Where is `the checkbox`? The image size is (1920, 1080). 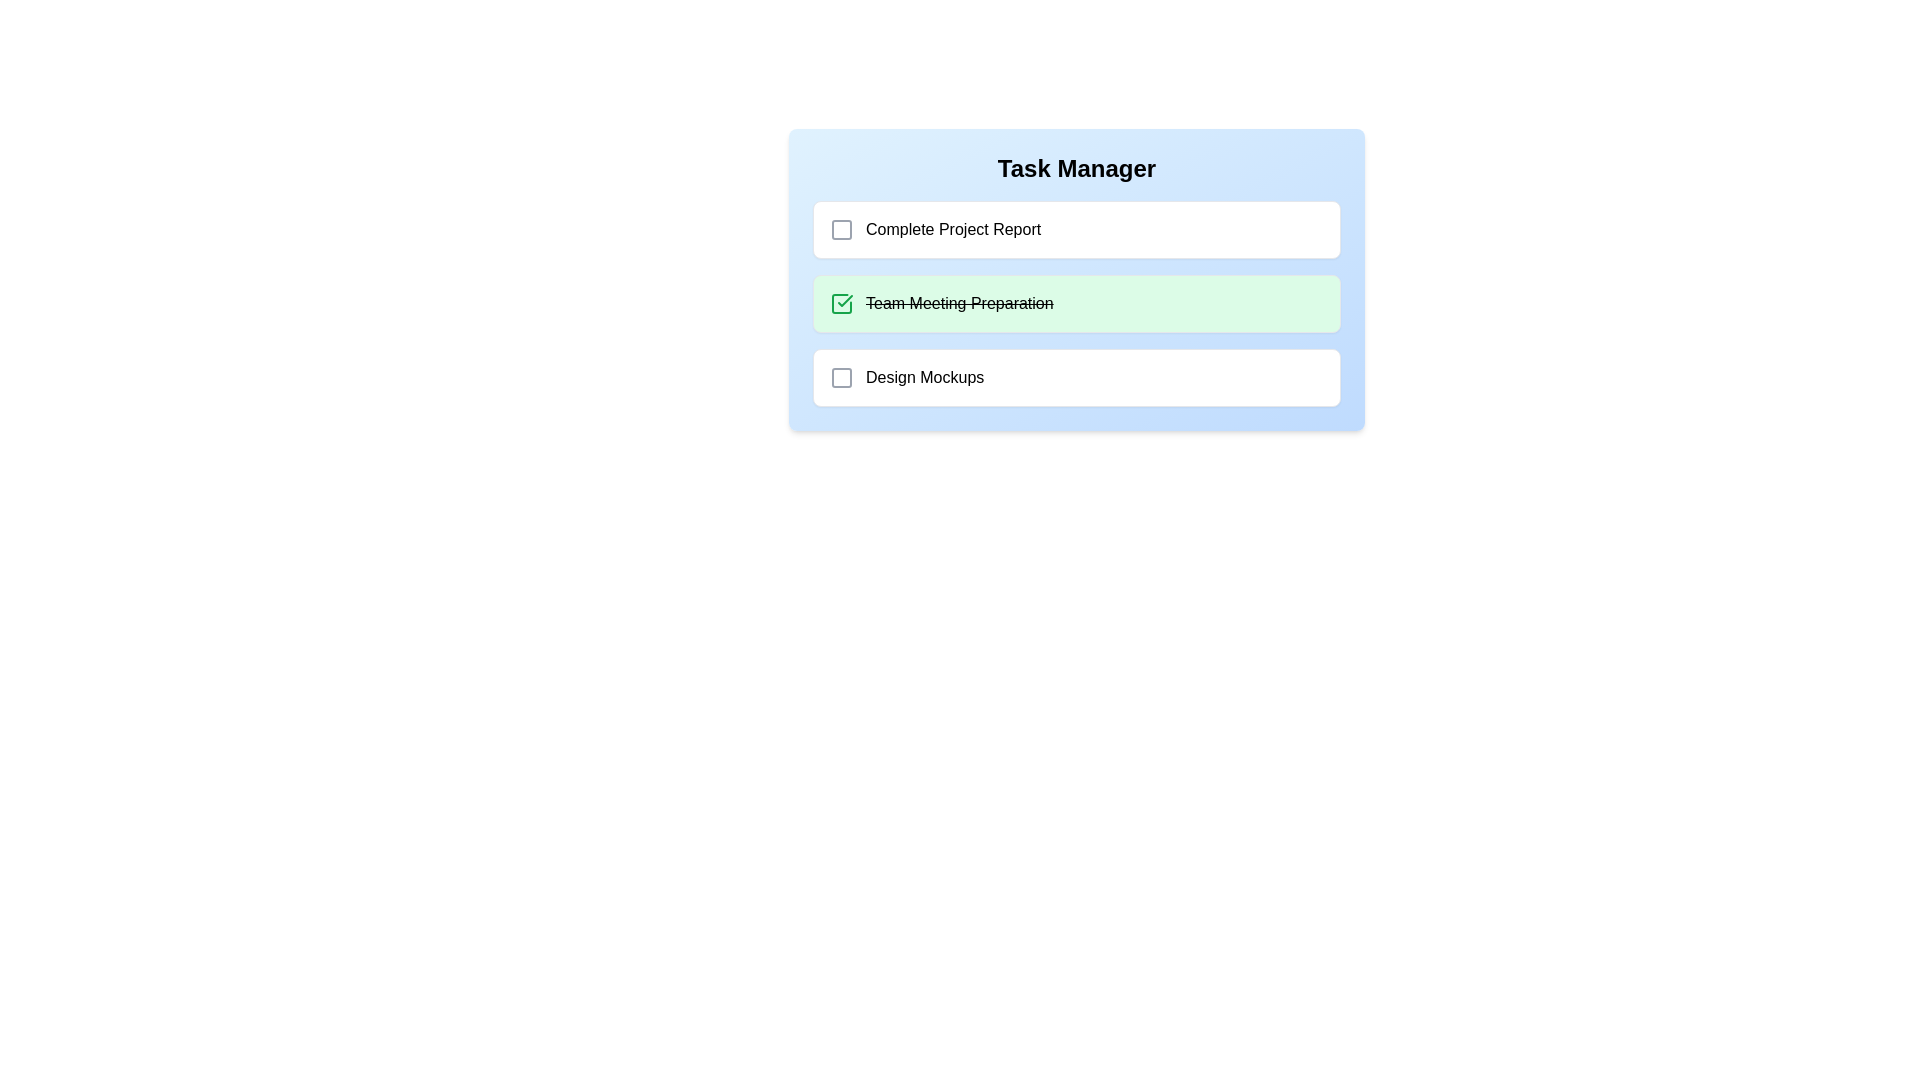 the checkbox is located at coordinates (841, 229).